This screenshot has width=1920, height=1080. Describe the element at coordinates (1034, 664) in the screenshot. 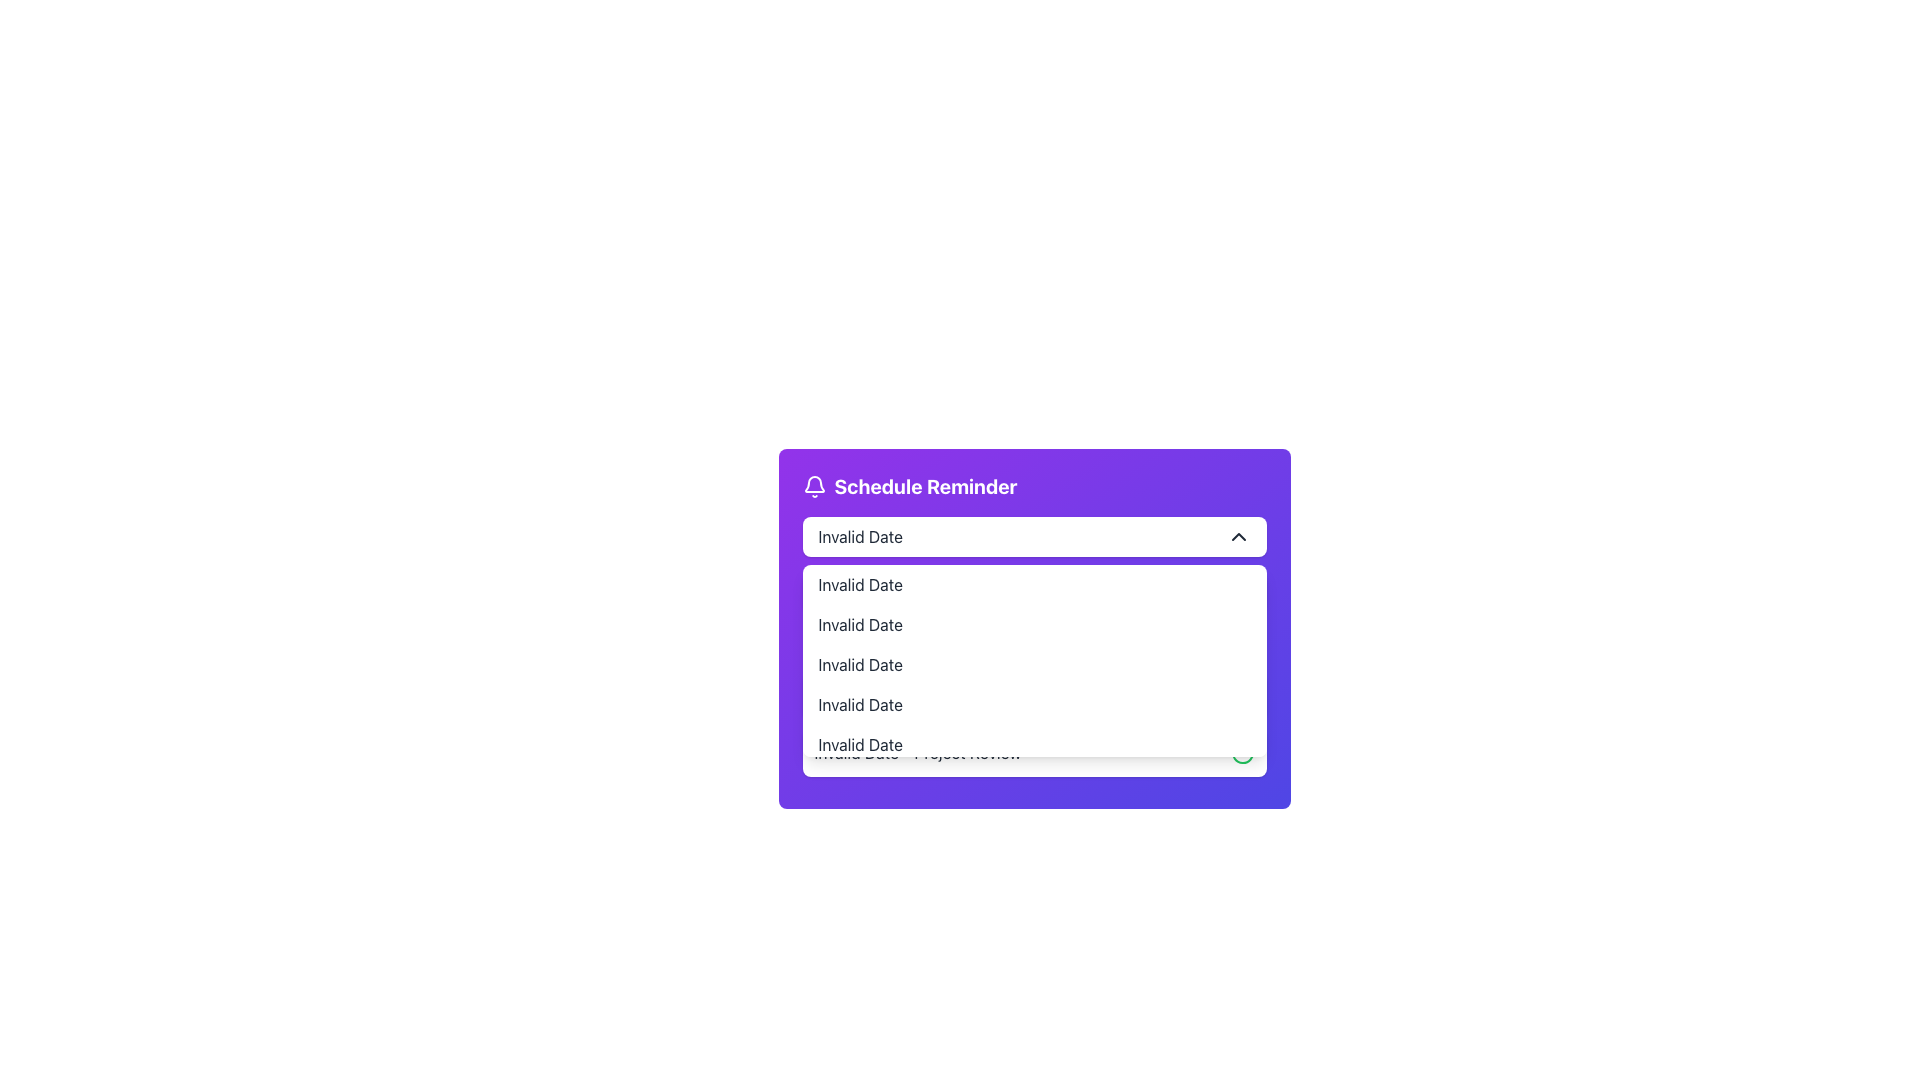

I see `the third list item labeled 'Invalid Date' in the dropdown menu` at that location.